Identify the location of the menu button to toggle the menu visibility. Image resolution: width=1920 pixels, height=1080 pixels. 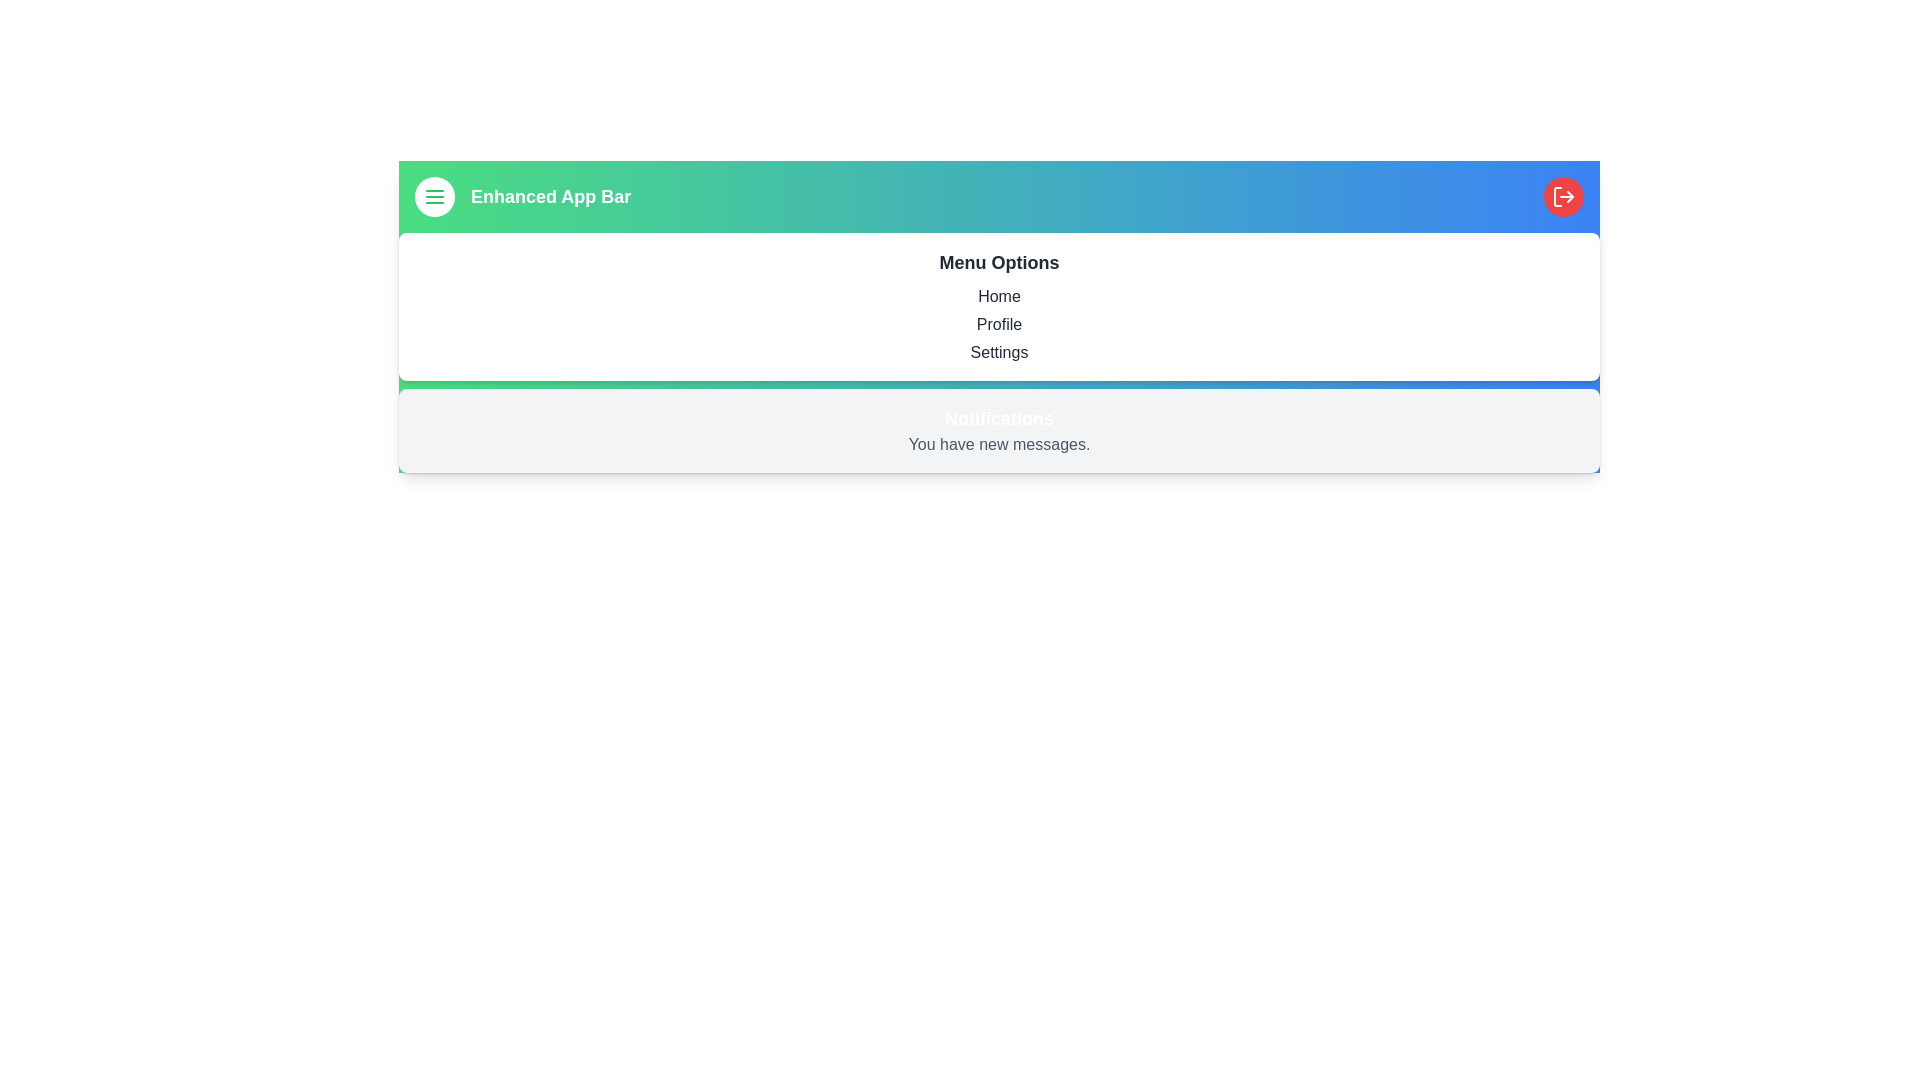
(434, 196).